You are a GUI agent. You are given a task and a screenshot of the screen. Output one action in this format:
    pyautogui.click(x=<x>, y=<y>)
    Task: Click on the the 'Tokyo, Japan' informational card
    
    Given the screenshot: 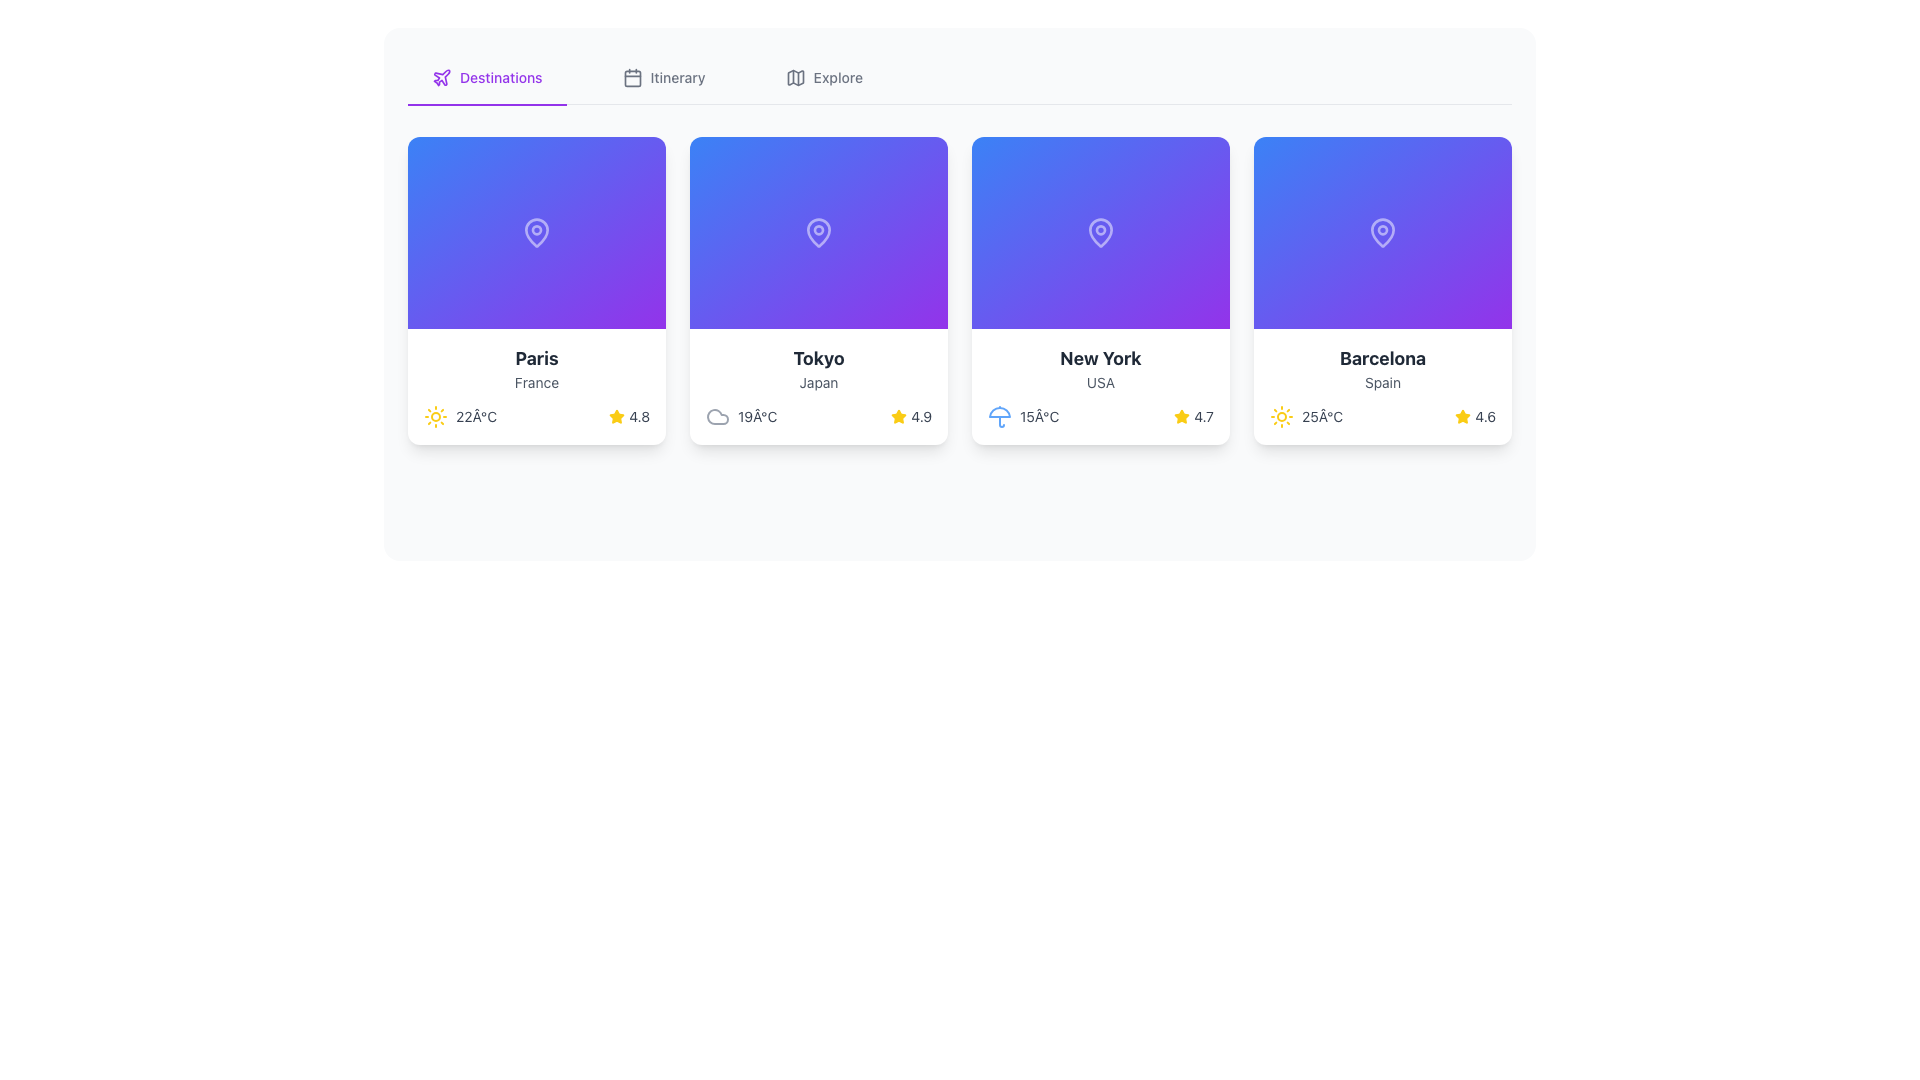 What is the action you would take?
    pyautogui.click(x=819, y=290)
    